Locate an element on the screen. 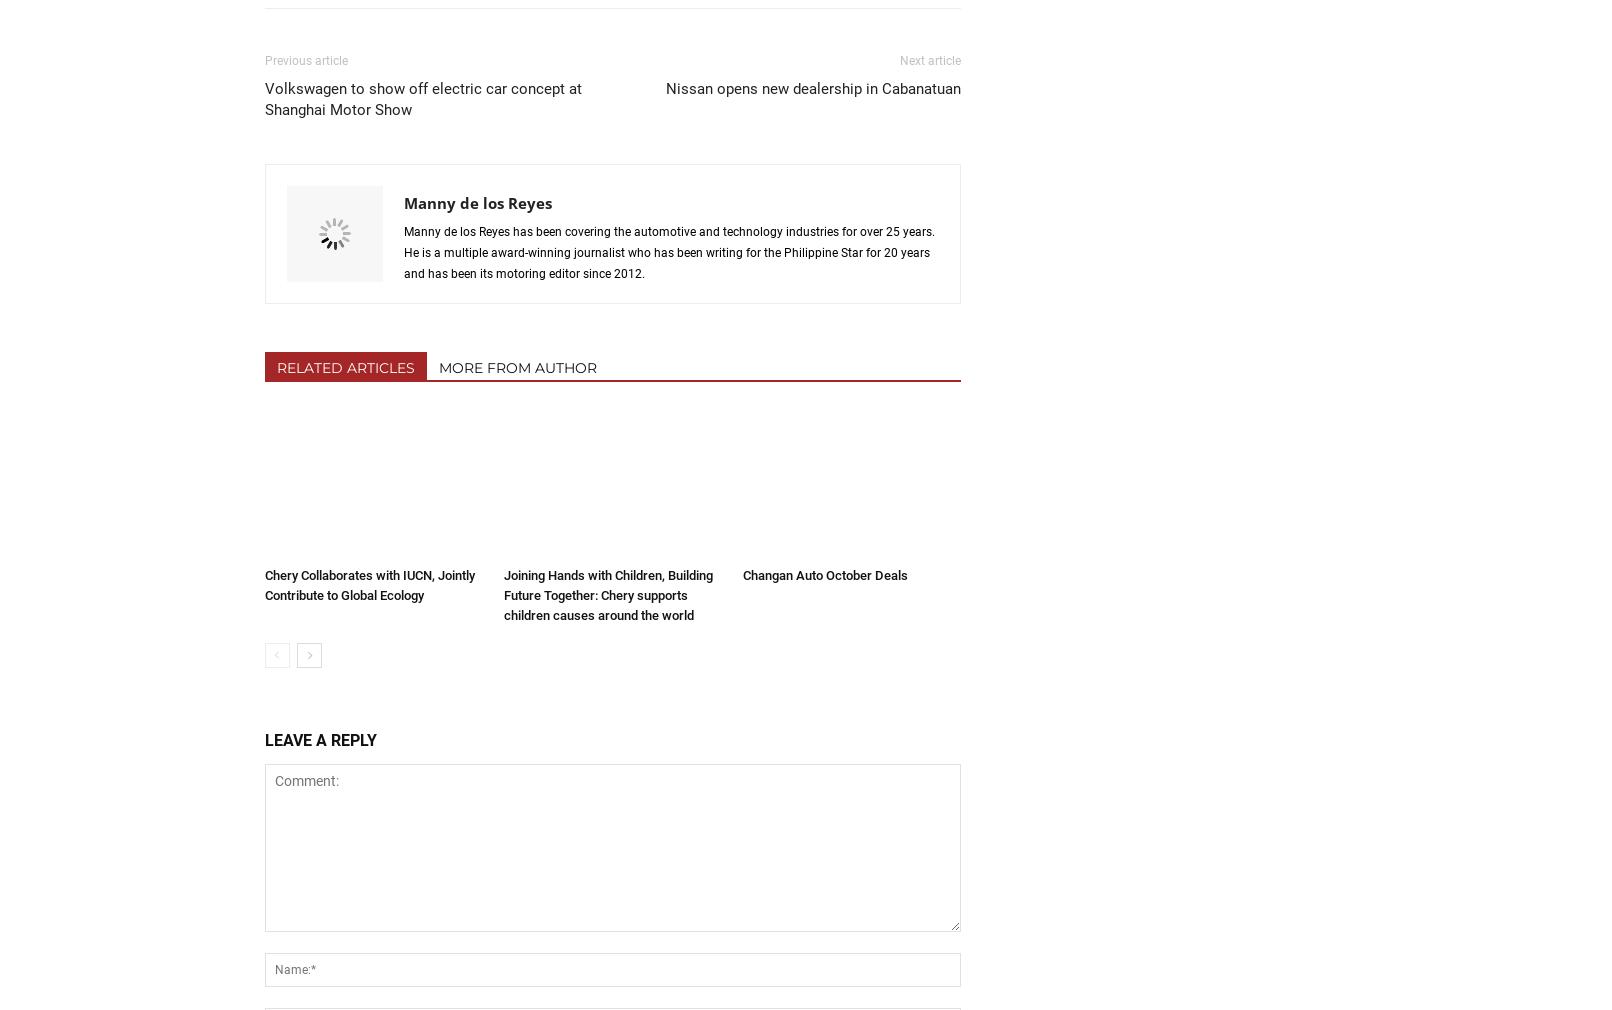  'Next article' is located at coordinates (928, 58).